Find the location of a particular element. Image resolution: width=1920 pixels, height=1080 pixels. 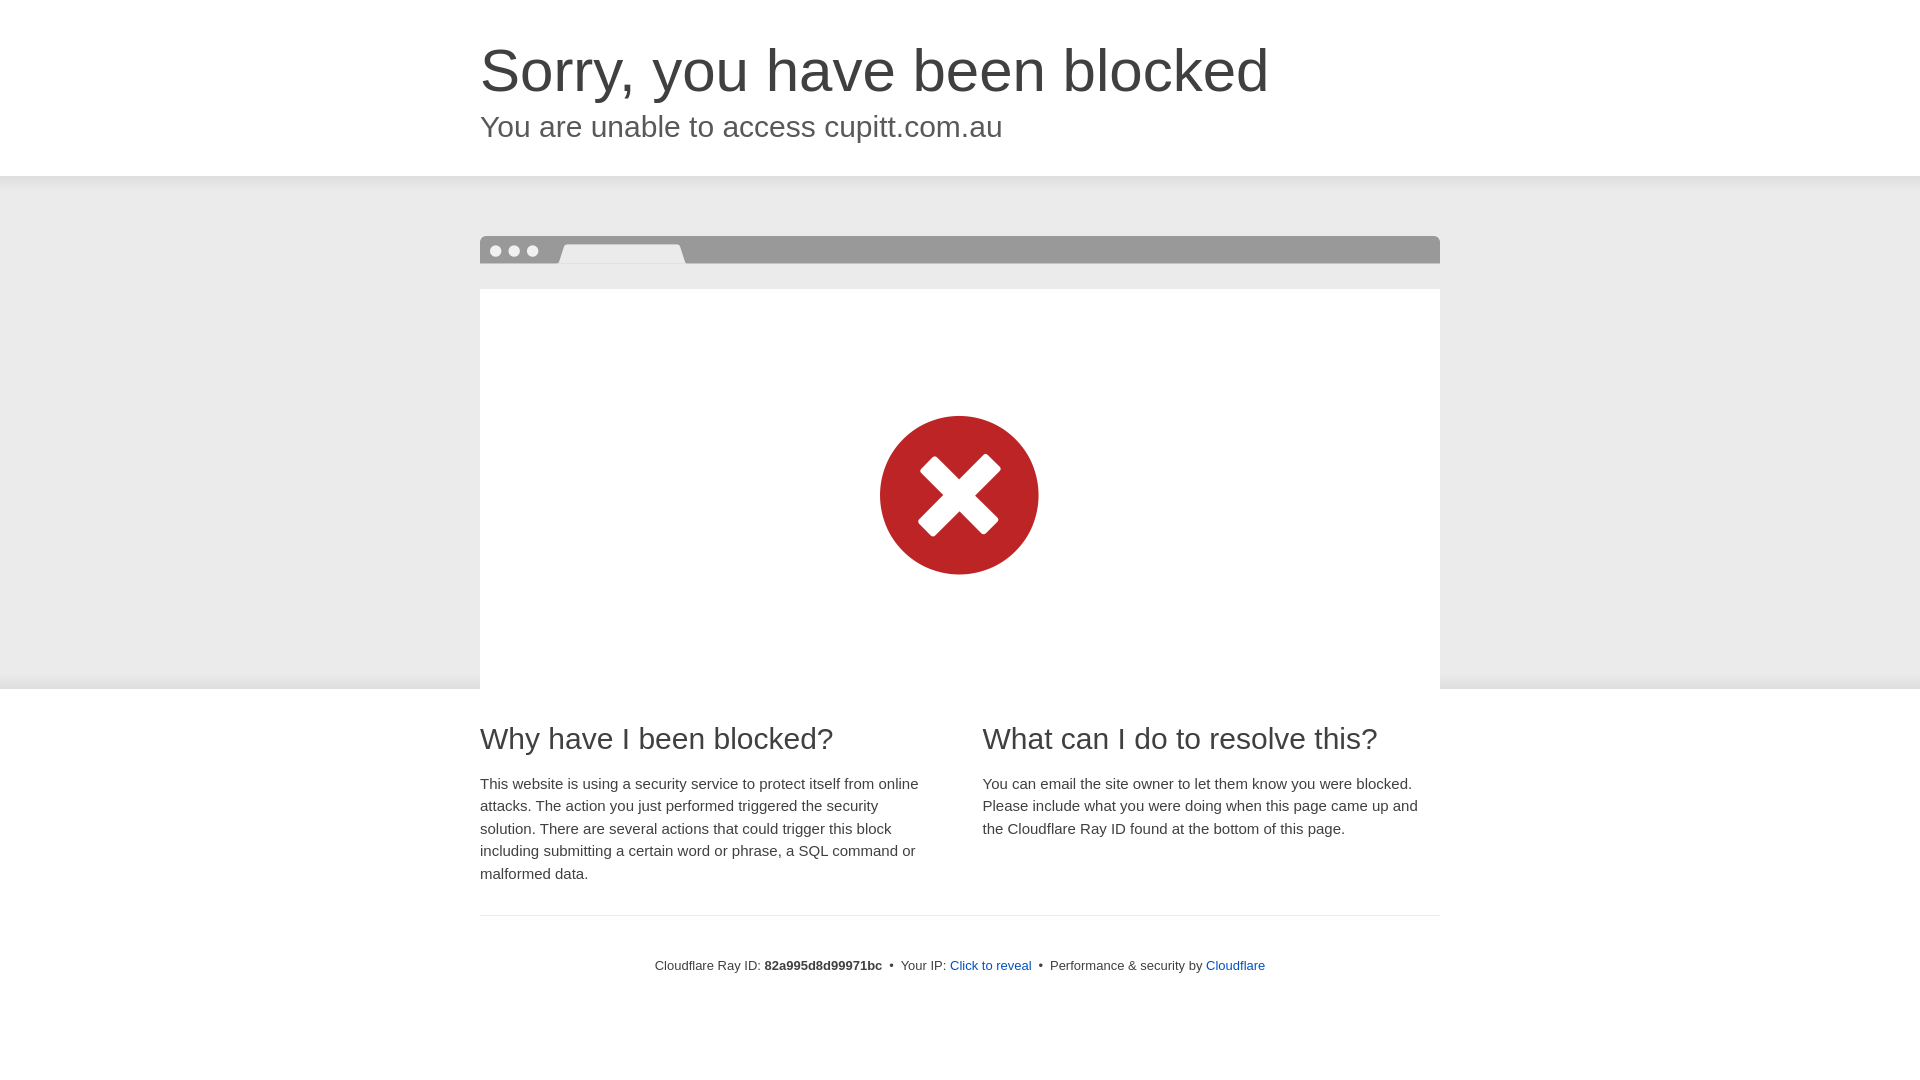

'Cloudflare' is located at coordinates (1234, 964).